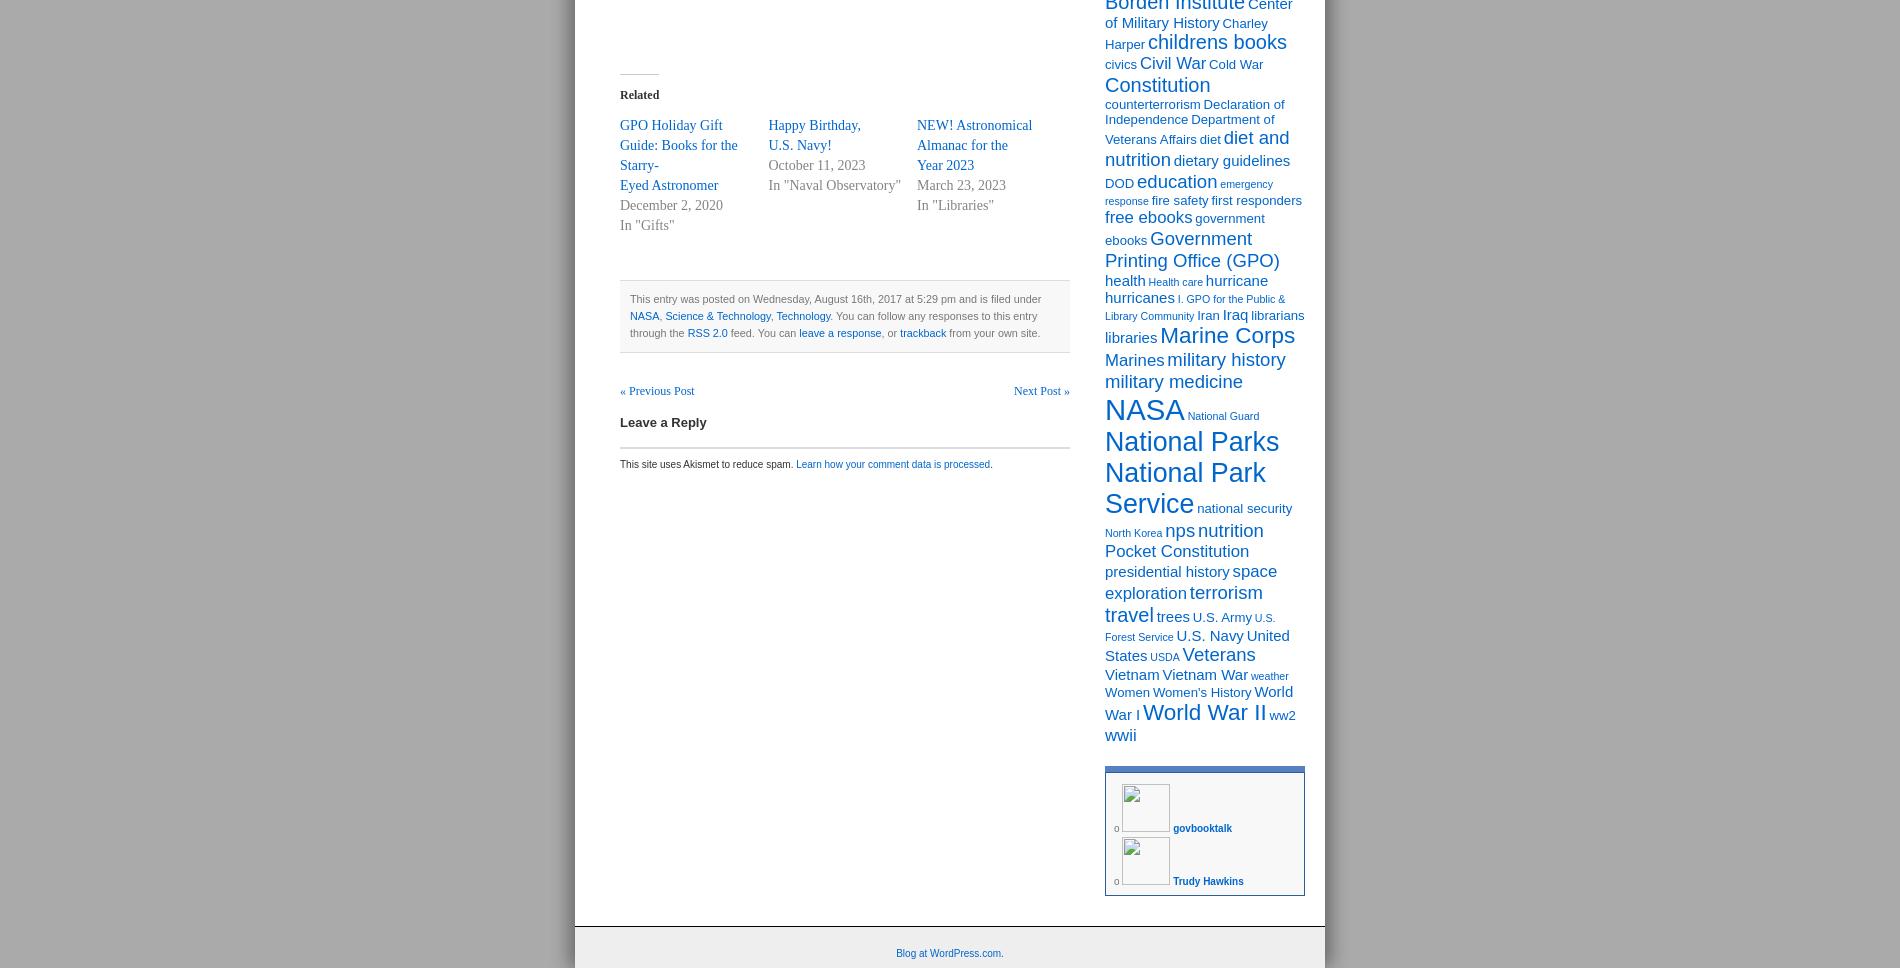 The width and height of the screenshot is (1900, 968). What do you see at coordinates (1185, 33) in the screenshot?
I see `'Charley Harper'` at bounding box center [1185, 33].